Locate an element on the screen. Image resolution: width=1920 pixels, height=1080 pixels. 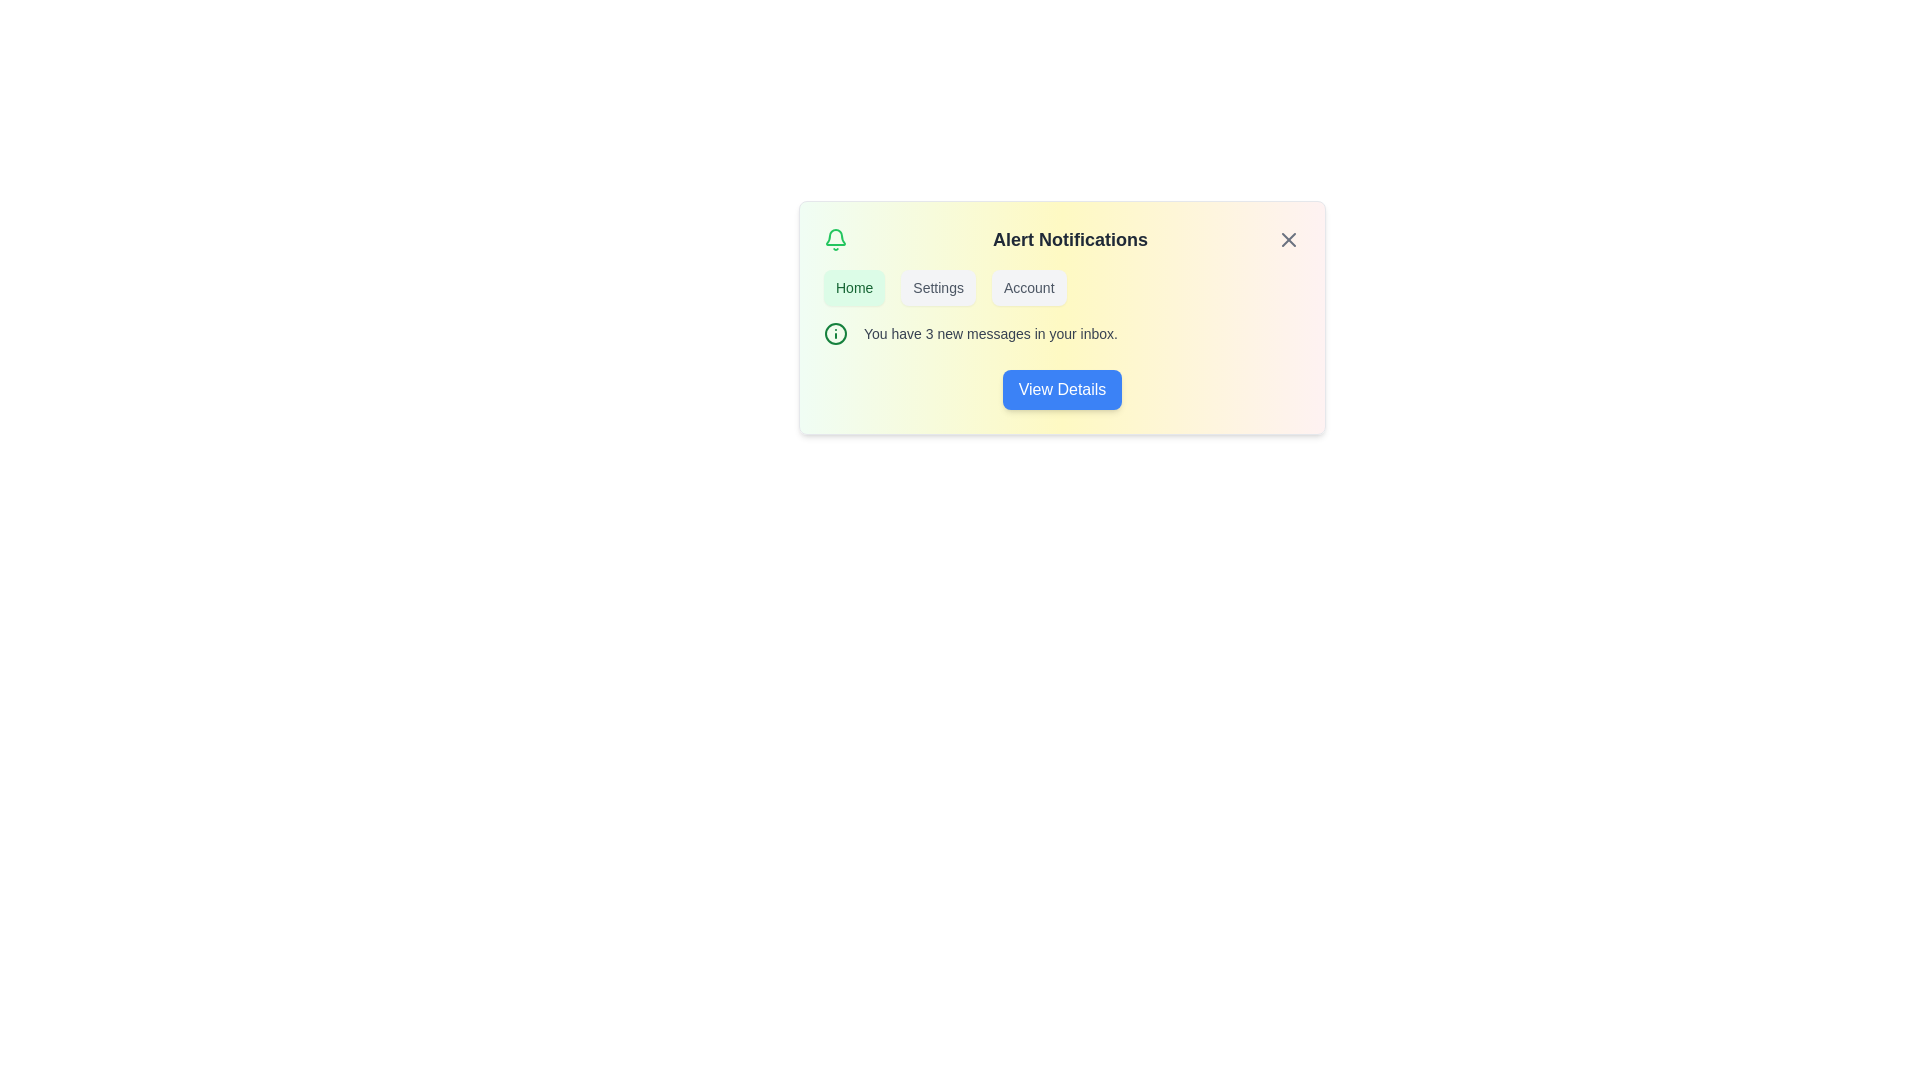
the Account tab is located at coordinates (1029, 288).